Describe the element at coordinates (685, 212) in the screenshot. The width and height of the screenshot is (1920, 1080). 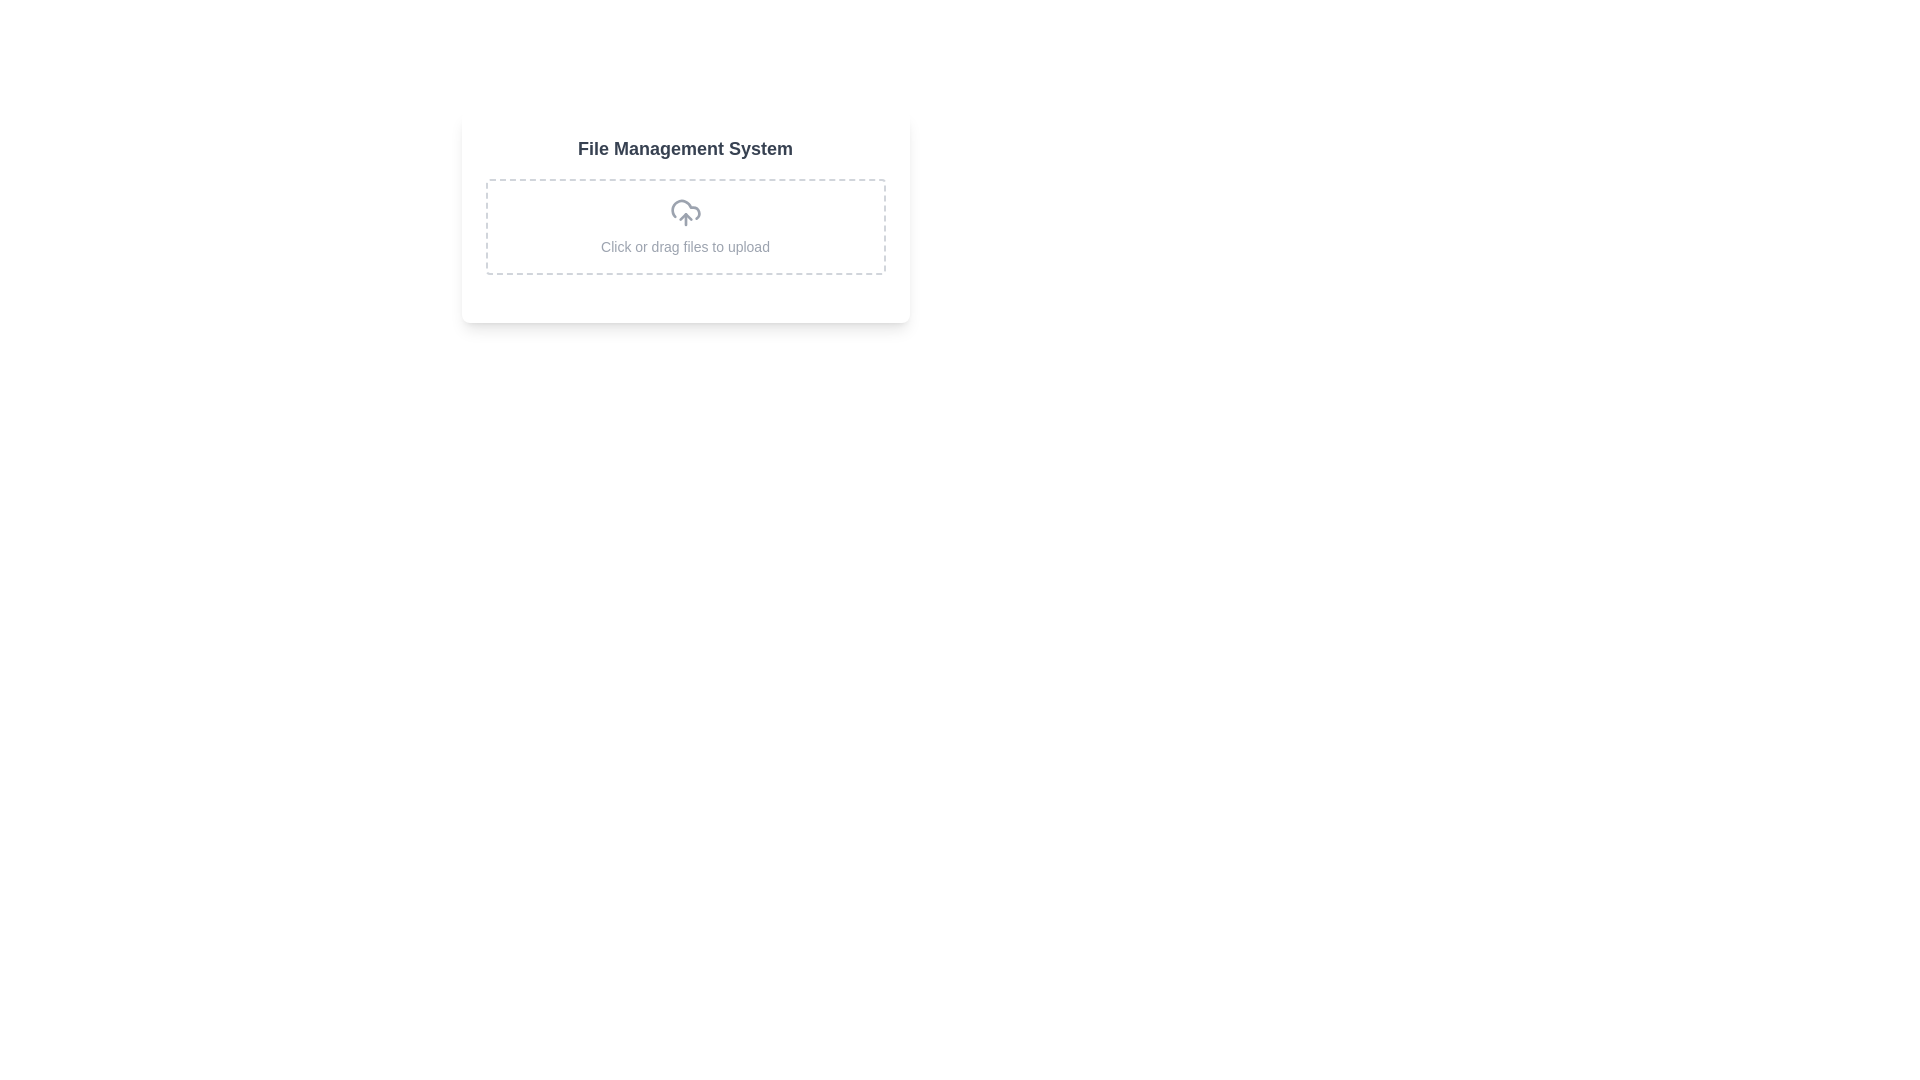
I see `the cloud upload icon, which is centrally positioned within the bordered rectangle labeled 'Click or drag files to upload'` at that location.